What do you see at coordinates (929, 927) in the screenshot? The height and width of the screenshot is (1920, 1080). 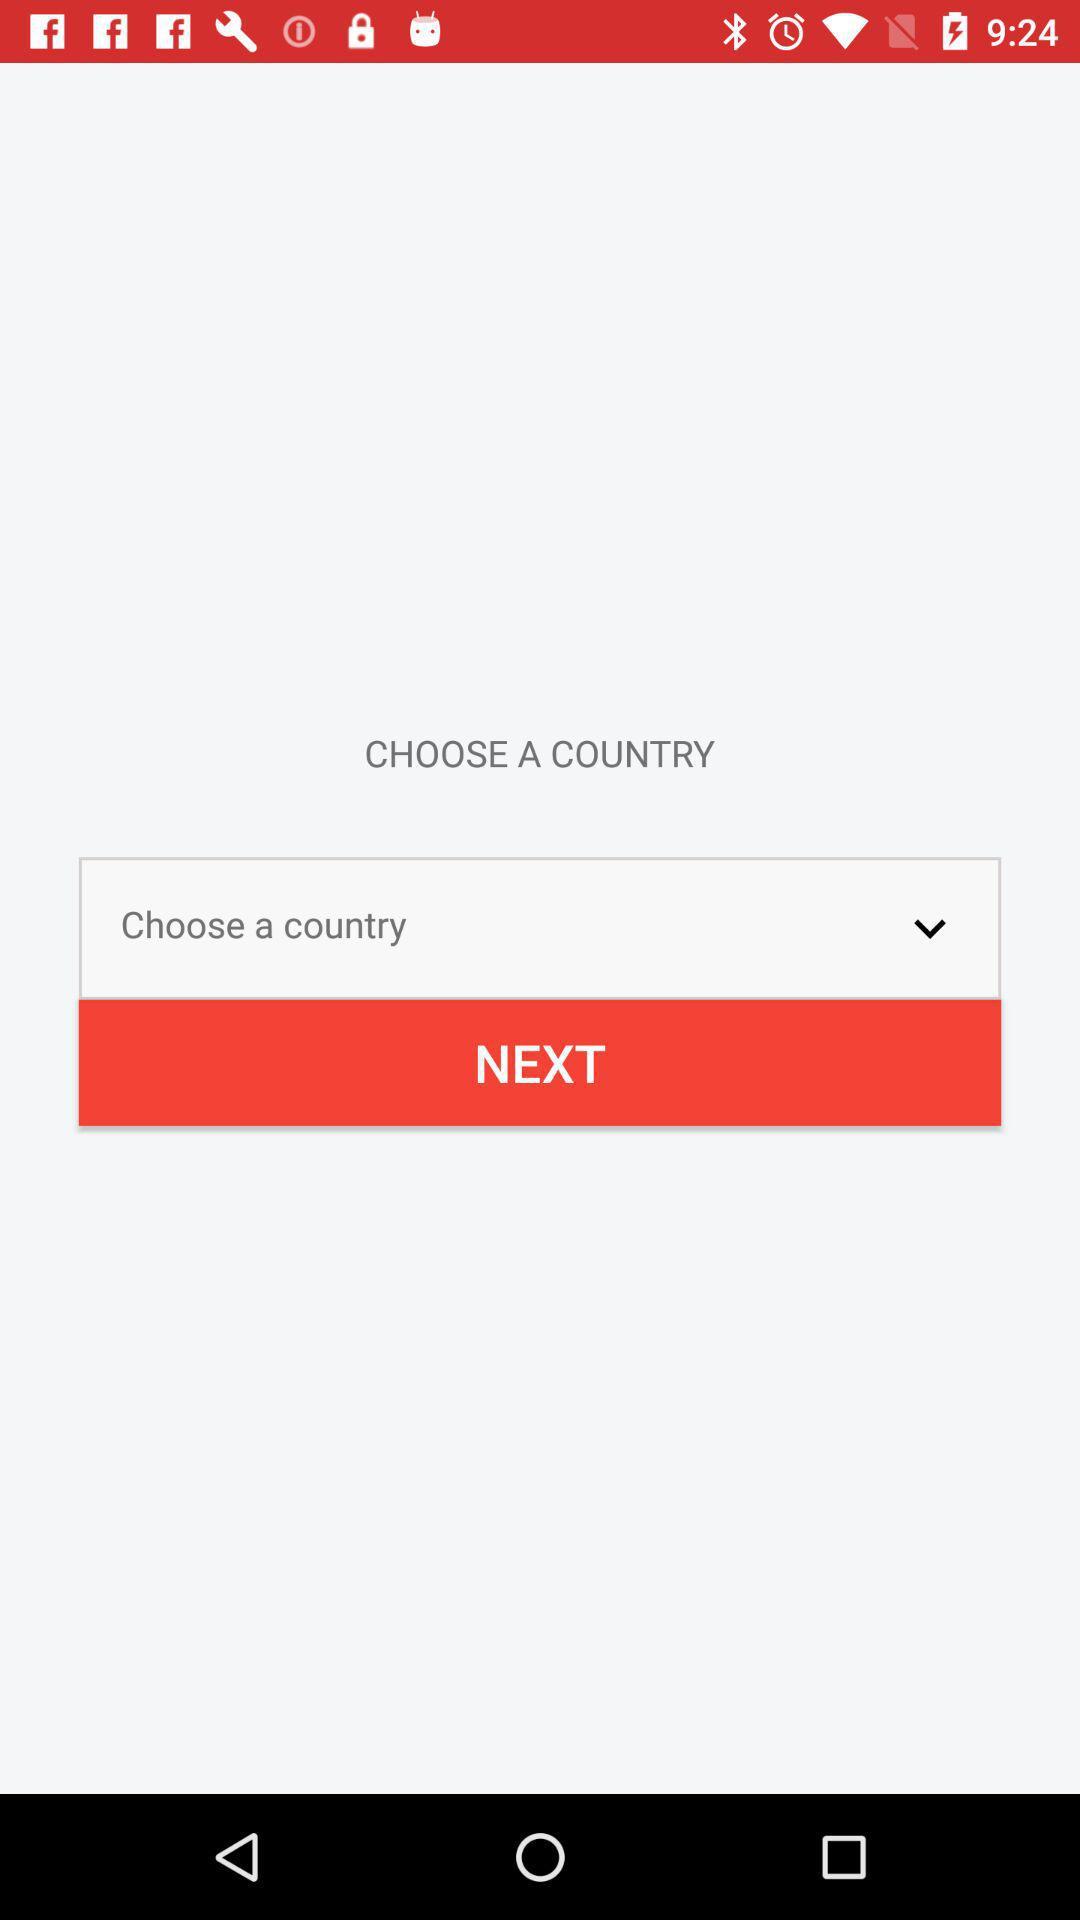 I see `the expand_more icon` at bounding box center [929, 927].